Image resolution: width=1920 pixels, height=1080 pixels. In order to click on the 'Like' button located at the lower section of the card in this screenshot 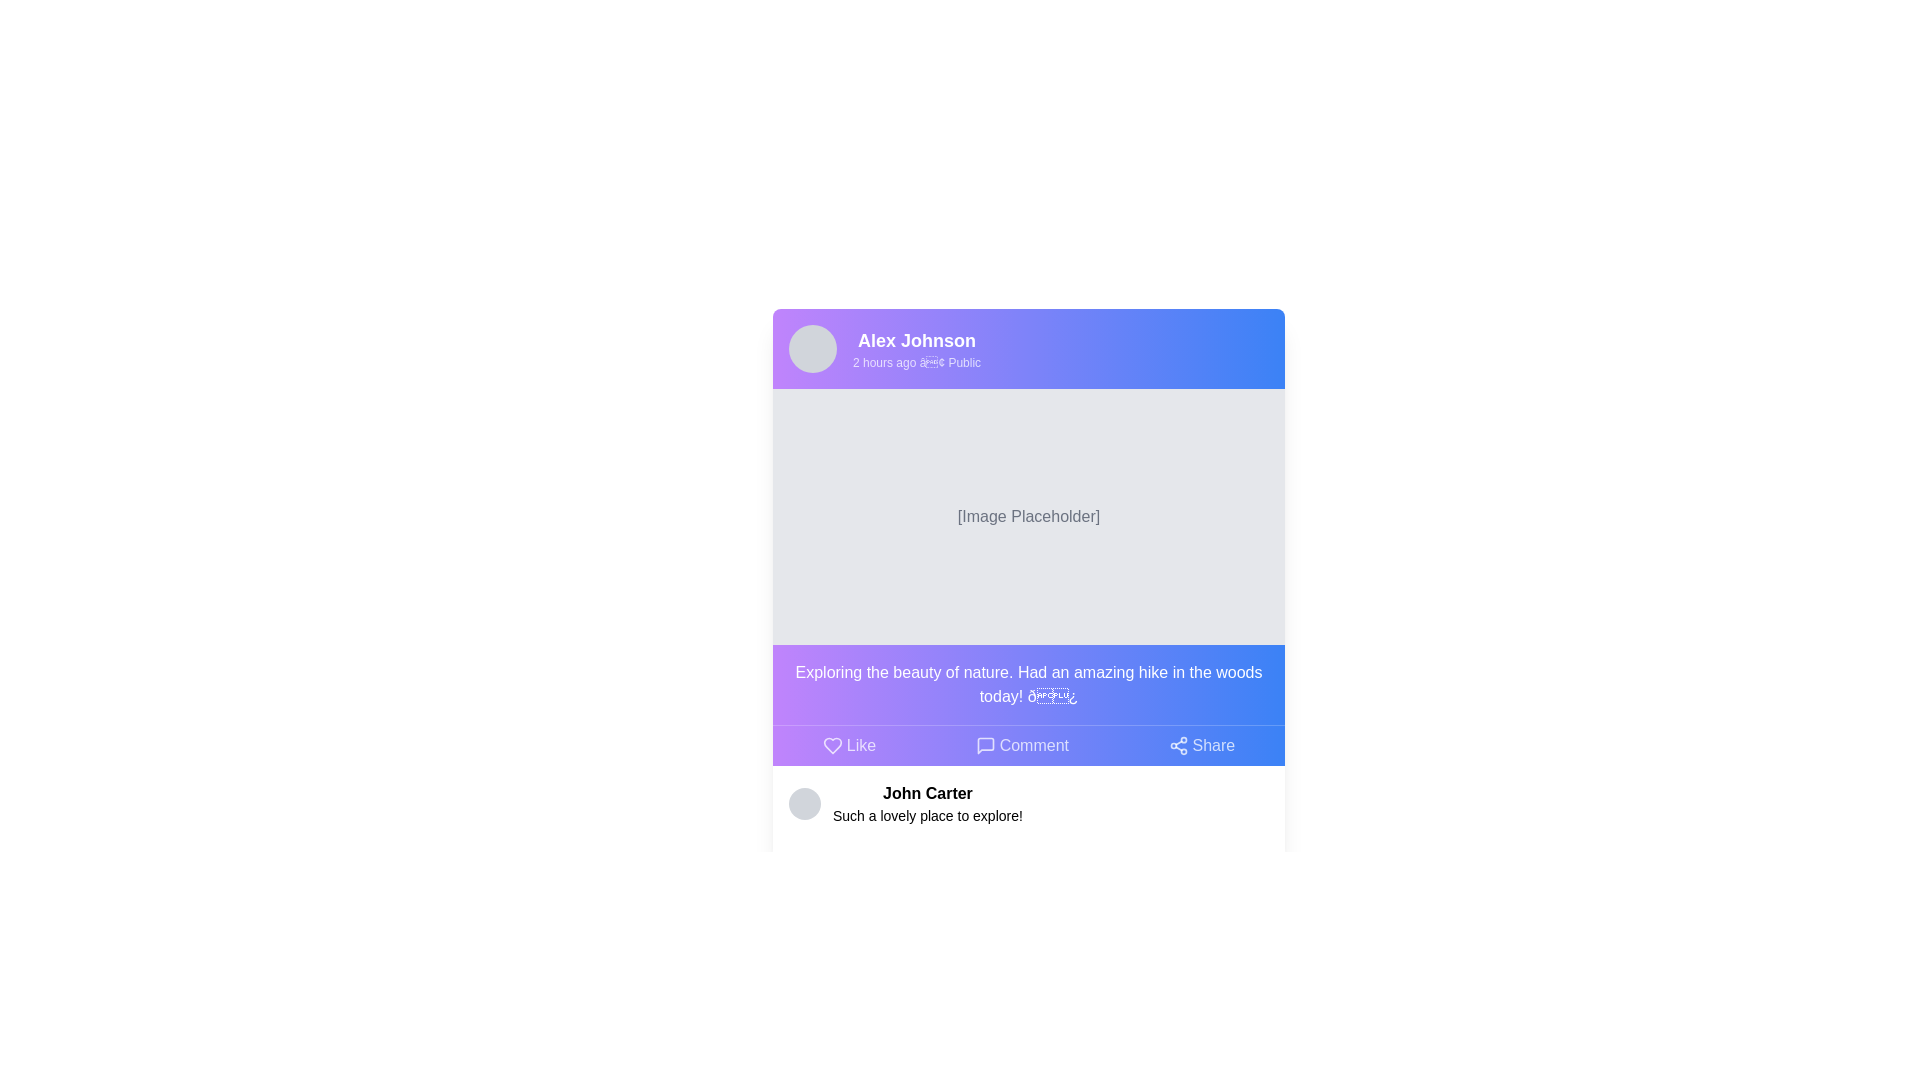, I will do `click(849, 745)`.